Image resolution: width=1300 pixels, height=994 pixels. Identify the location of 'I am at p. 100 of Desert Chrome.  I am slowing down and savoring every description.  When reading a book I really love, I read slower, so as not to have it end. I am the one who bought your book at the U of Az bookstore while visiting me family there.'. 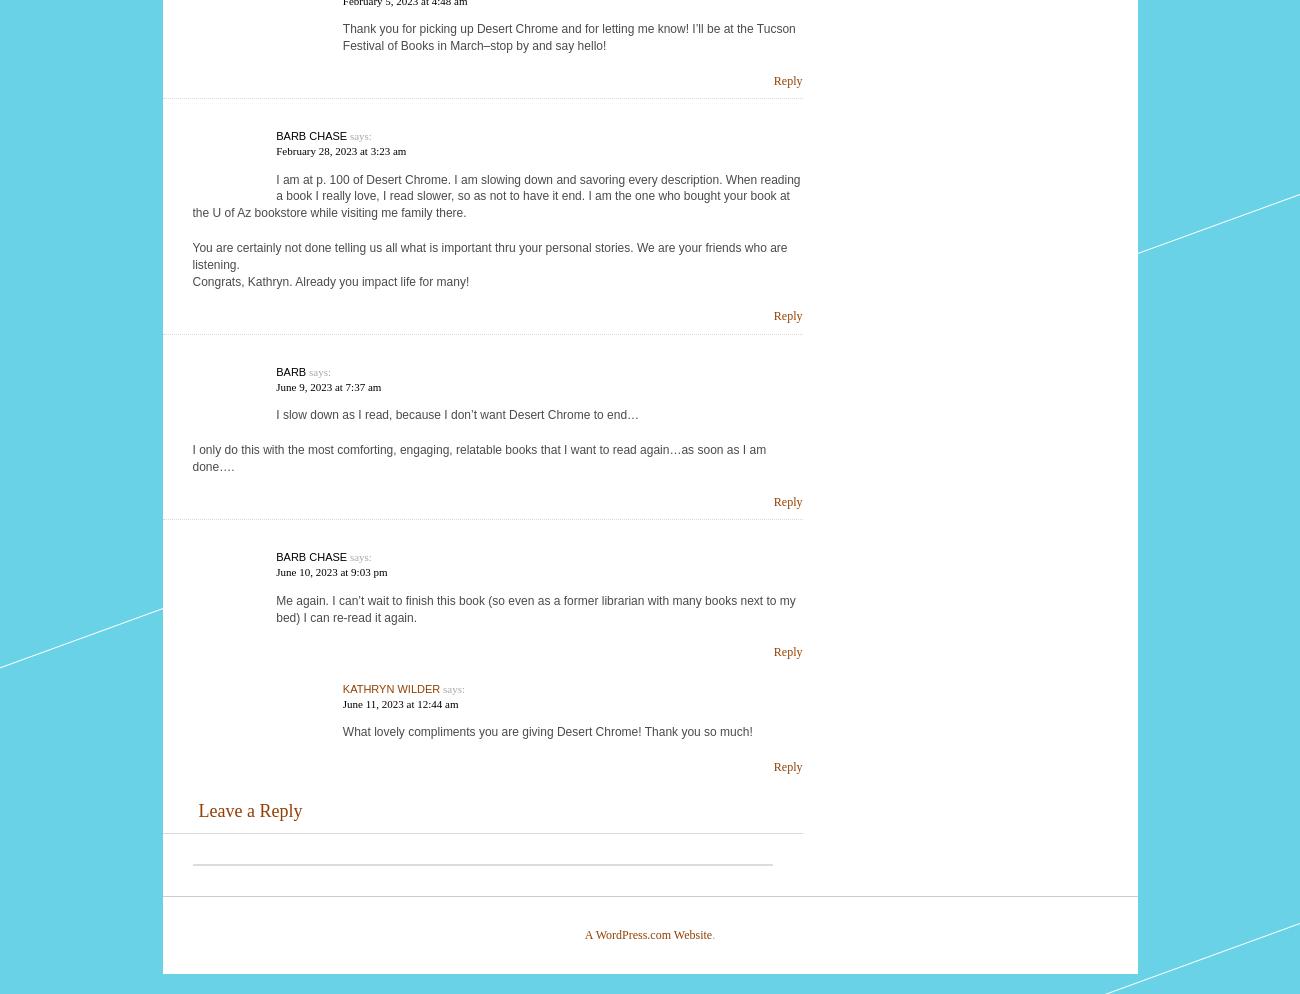
(495, 195).